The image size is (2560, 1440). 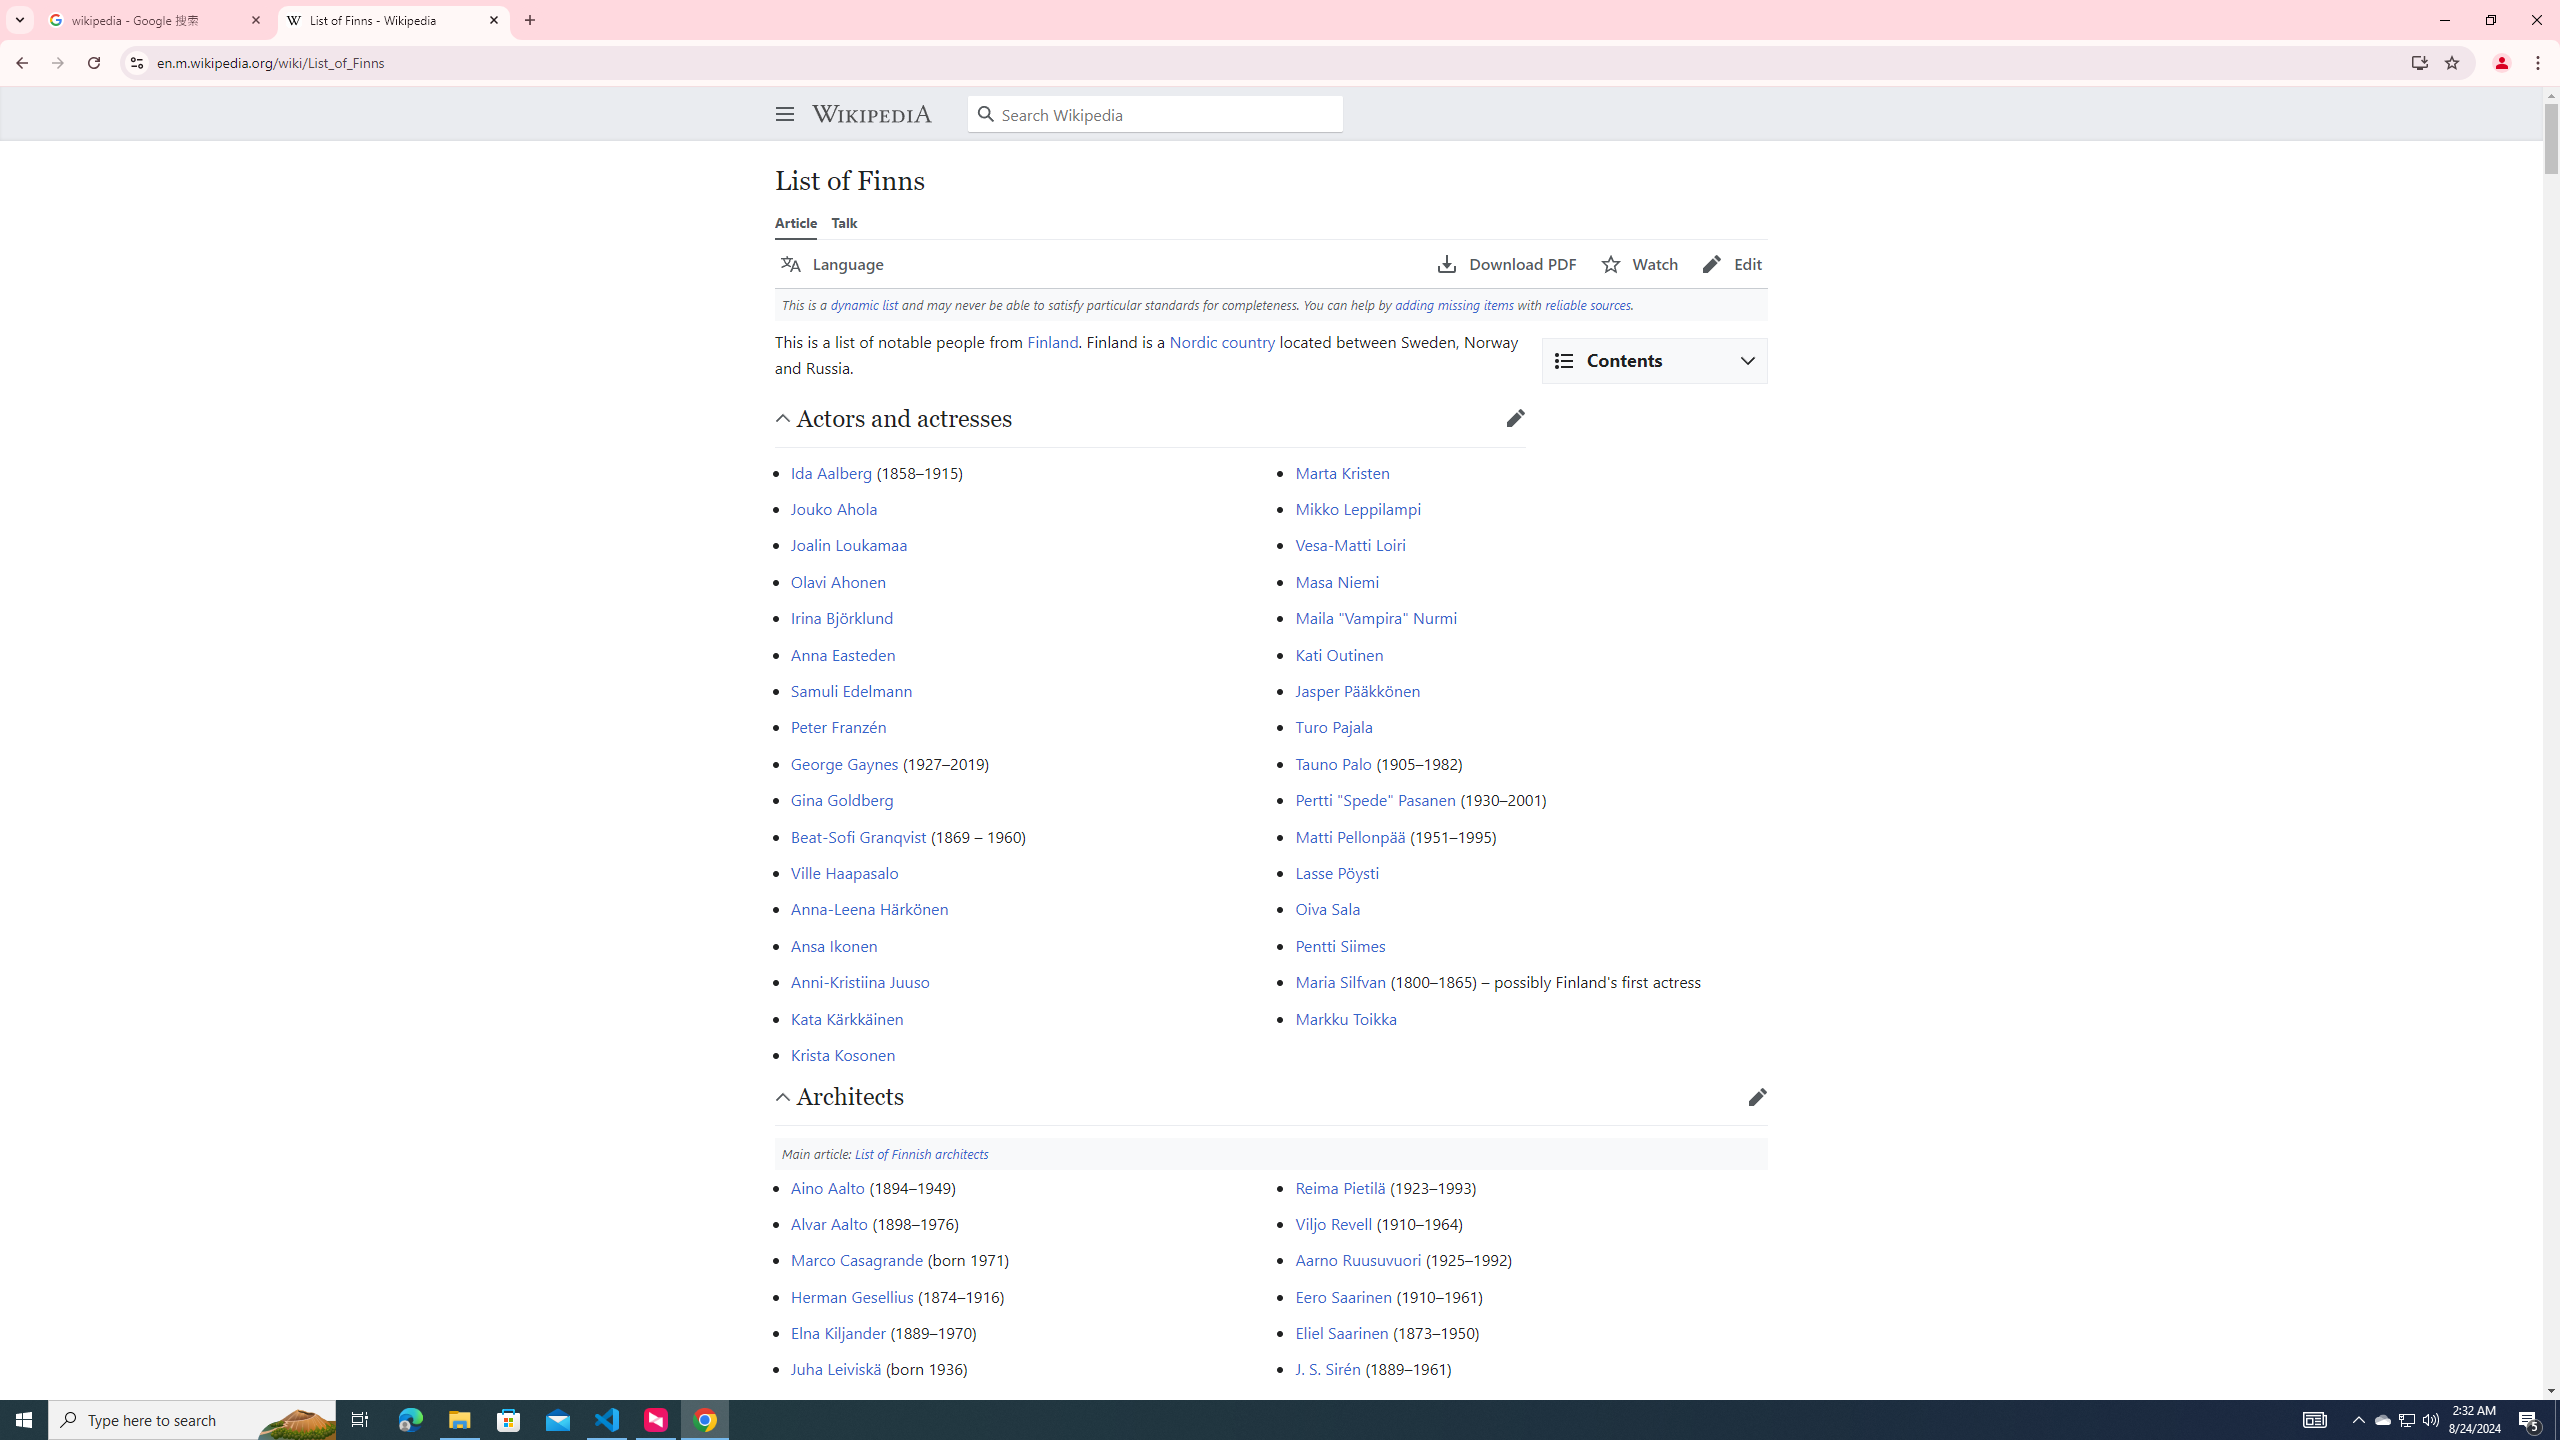 What do you see at coordinates (779, 97) in the screenshot?
I see `'AutomationID: main-menu-input'` at bounding box center [779, 97].